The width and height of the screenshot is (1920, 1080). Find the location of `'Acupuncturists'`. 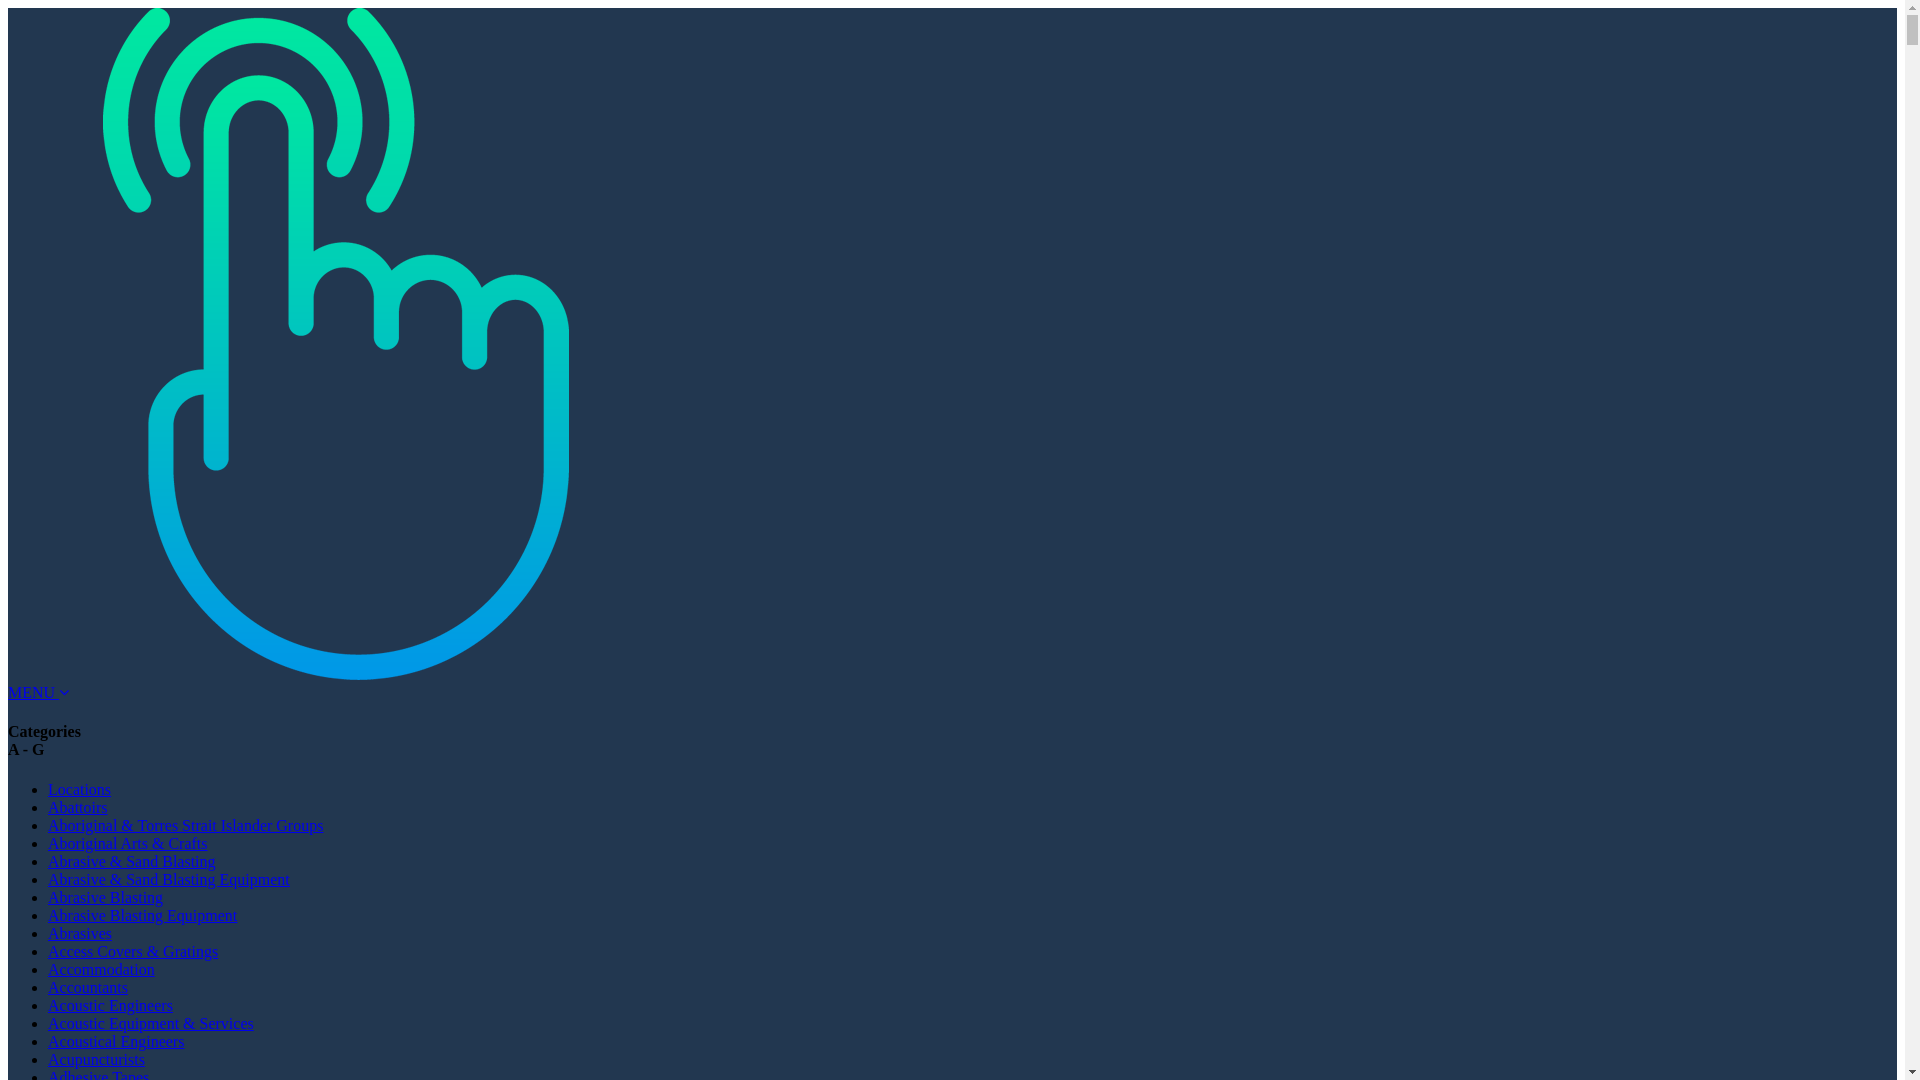

'Acupuncturists' is located at coordinates (95, 1058).